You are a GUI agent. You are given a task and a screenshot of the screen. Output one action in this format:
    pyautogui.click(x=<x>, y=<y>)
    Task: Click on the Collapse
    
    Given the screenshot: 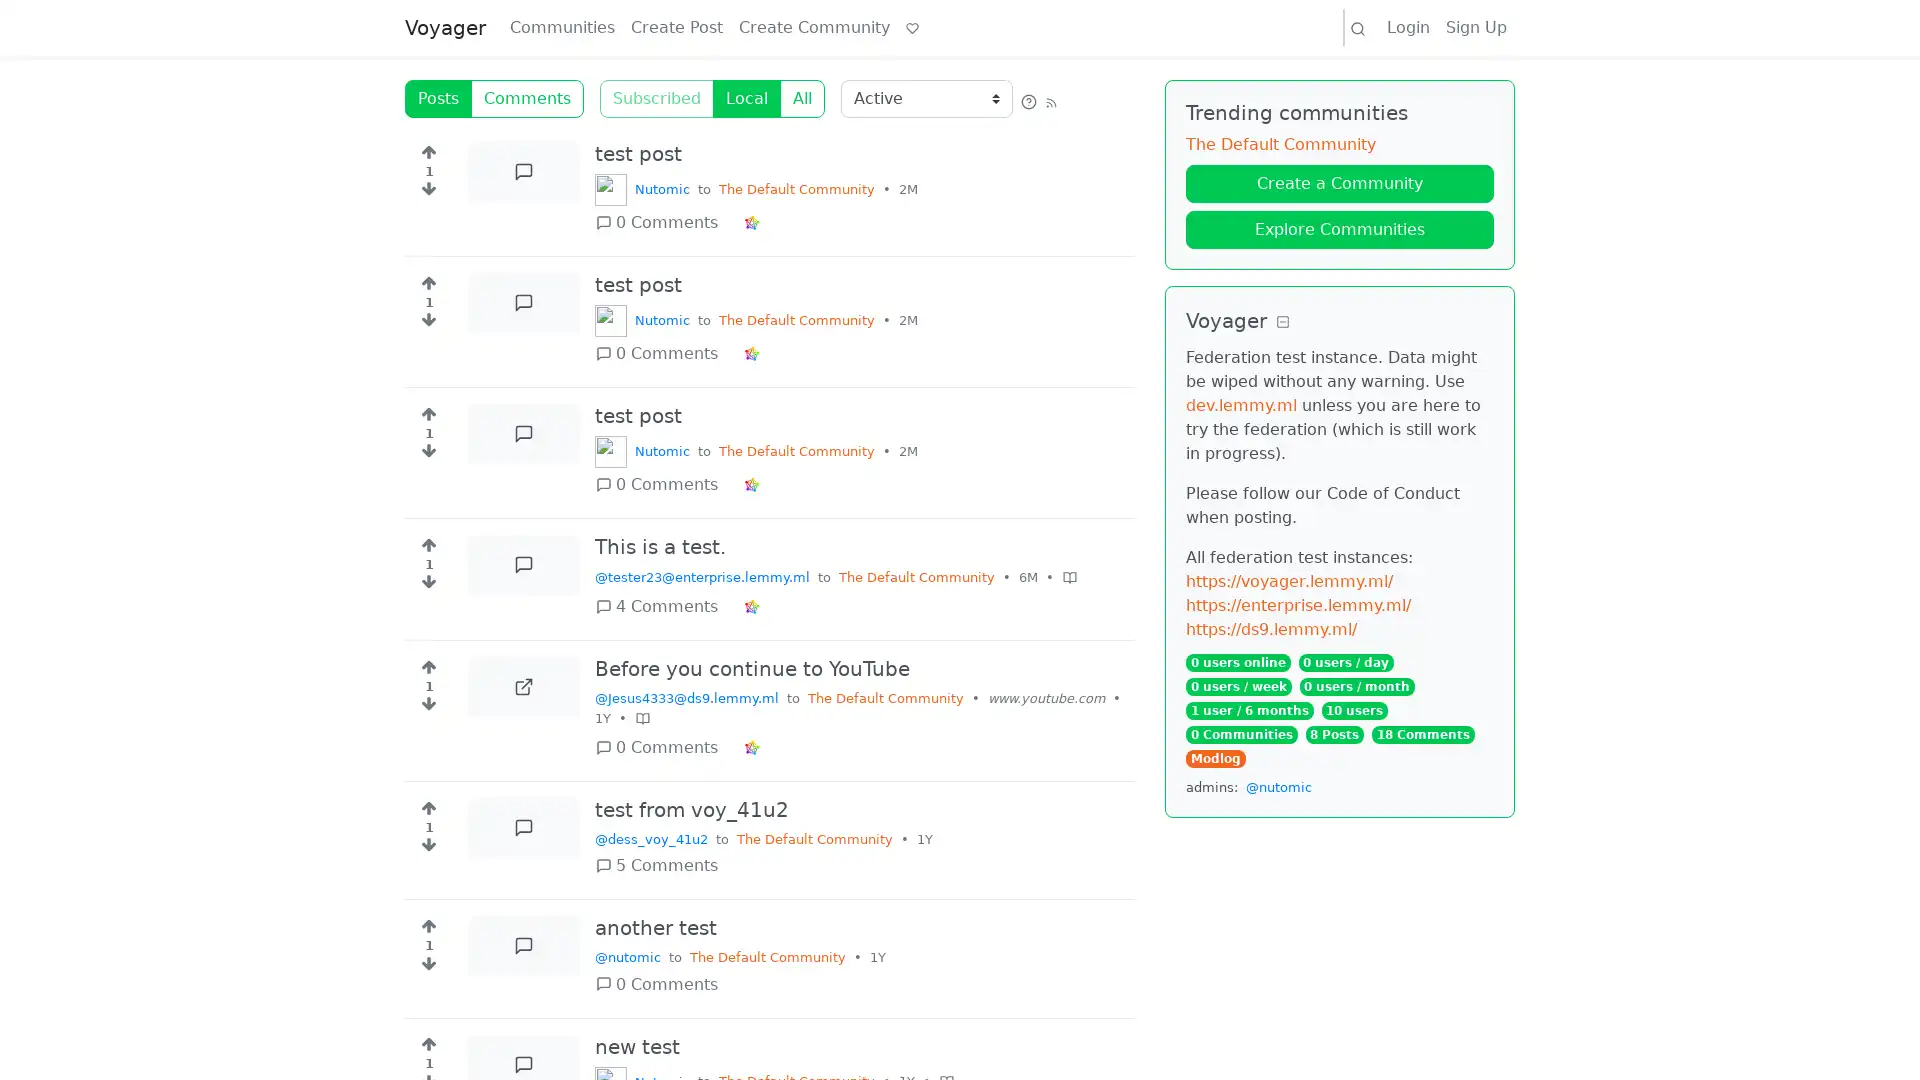 What is the action you would take?
    pyautogui.click(x=1282, y=321)
    